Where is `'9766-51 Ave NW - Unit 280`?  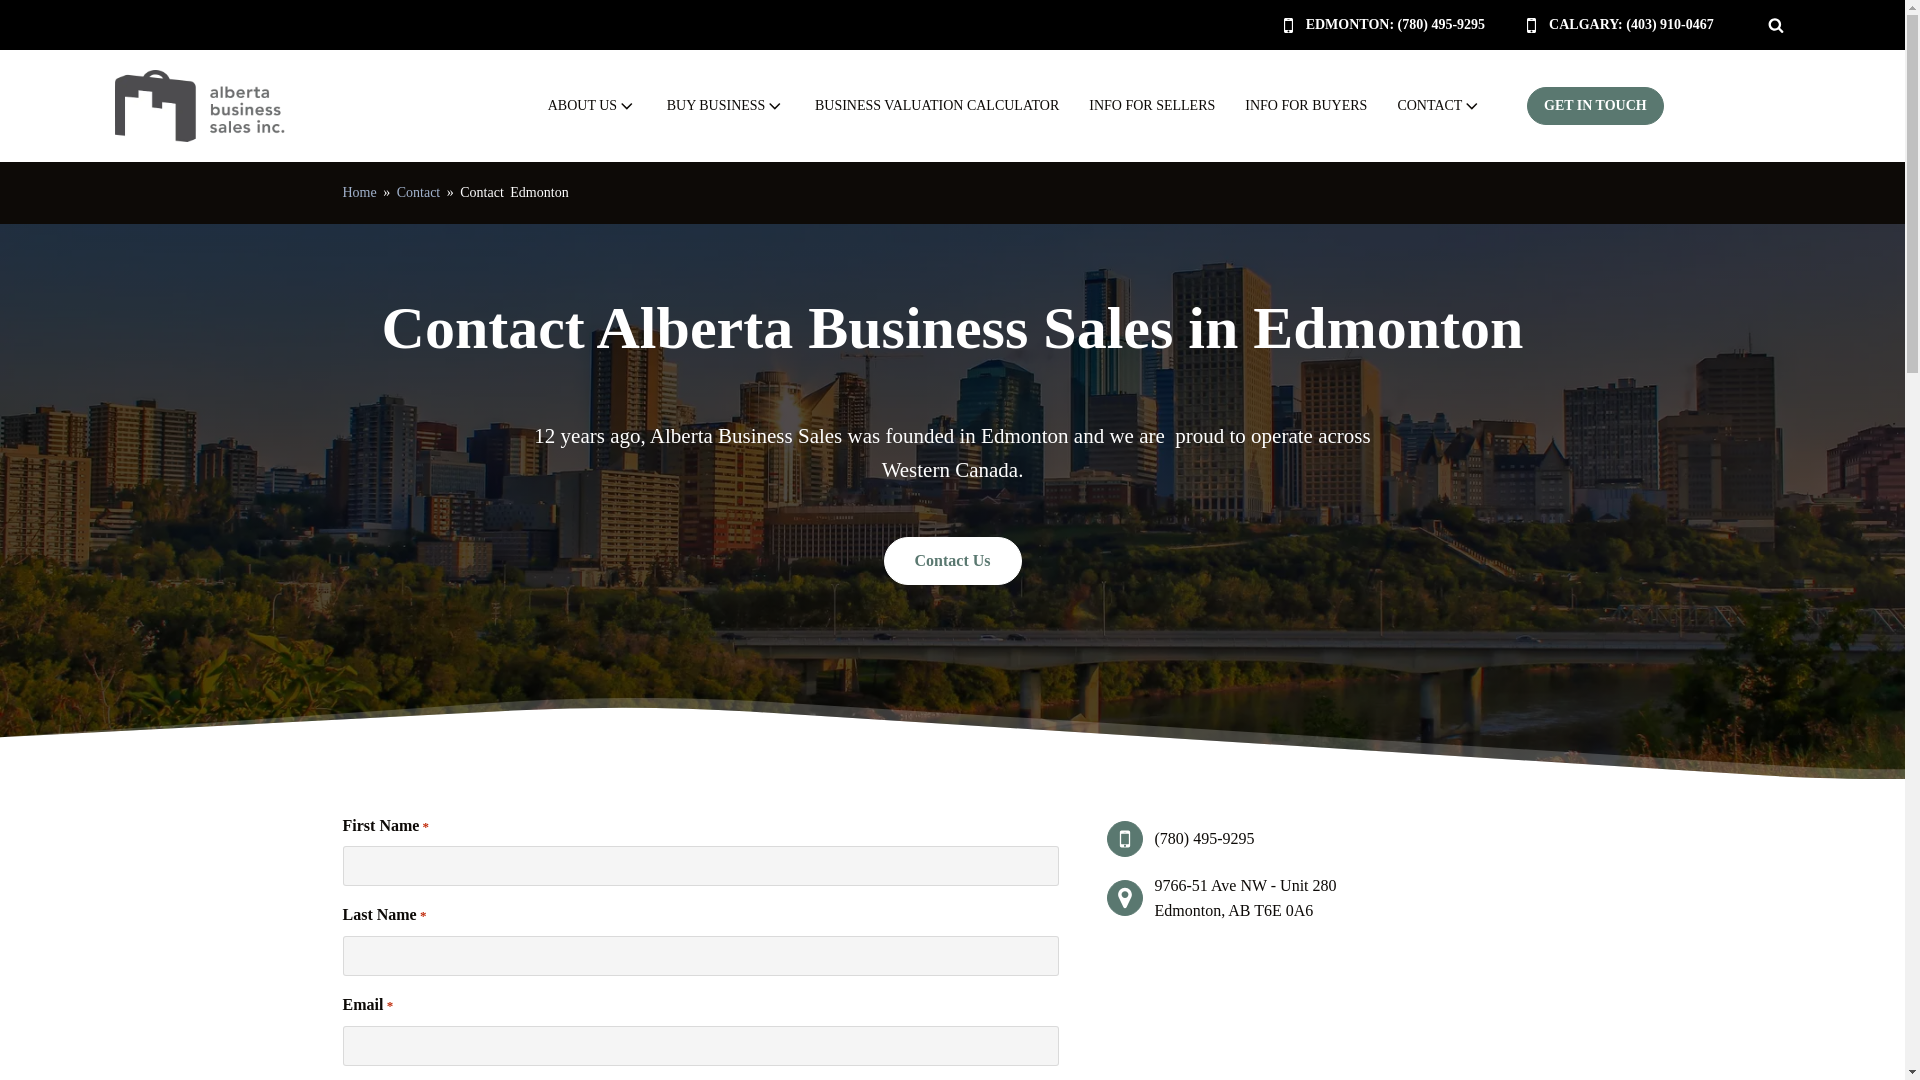 '9766-51 Ave NW - Unit 280 is located at coordinates (1243, 897).